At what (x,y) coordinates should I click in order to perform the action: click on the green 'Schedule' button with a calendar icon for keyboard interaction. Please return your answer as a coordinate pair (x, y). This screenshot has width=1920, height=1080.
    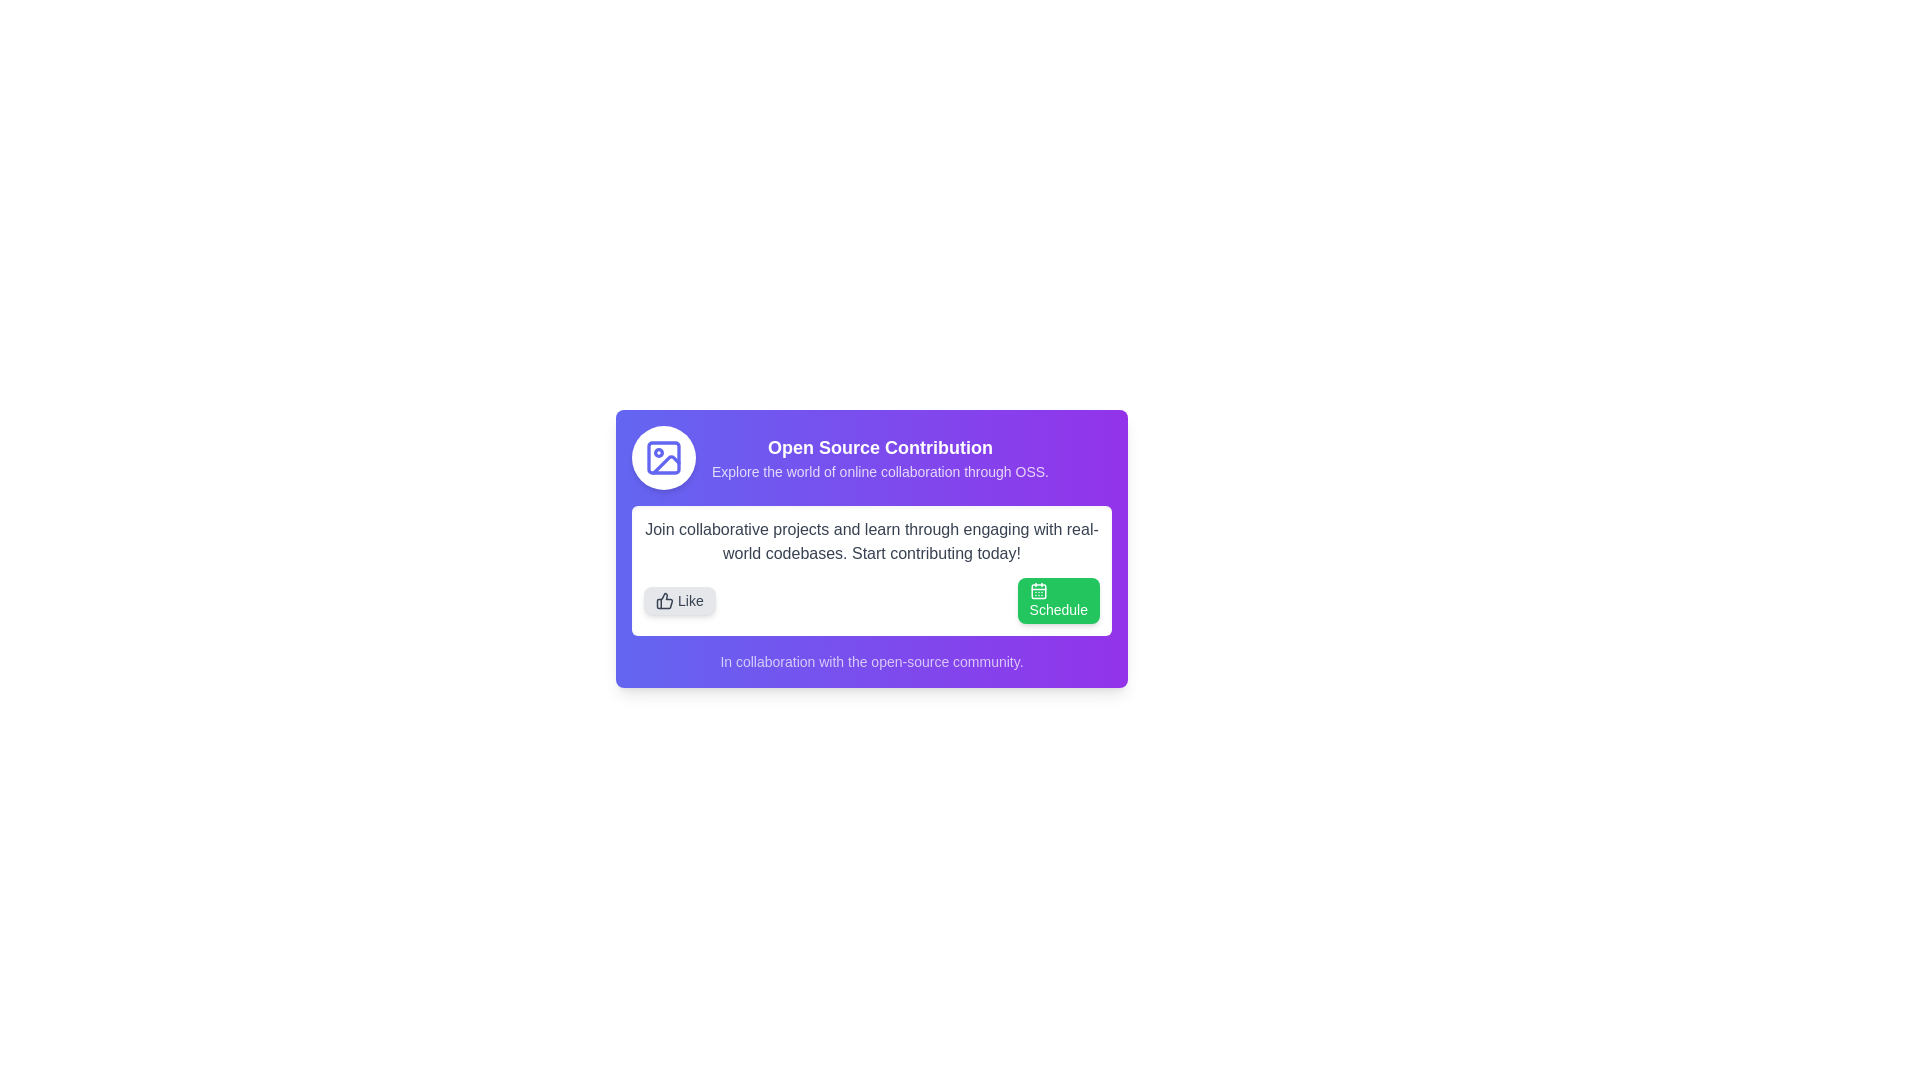
    Looking at the image, I should click on (1057, 600).